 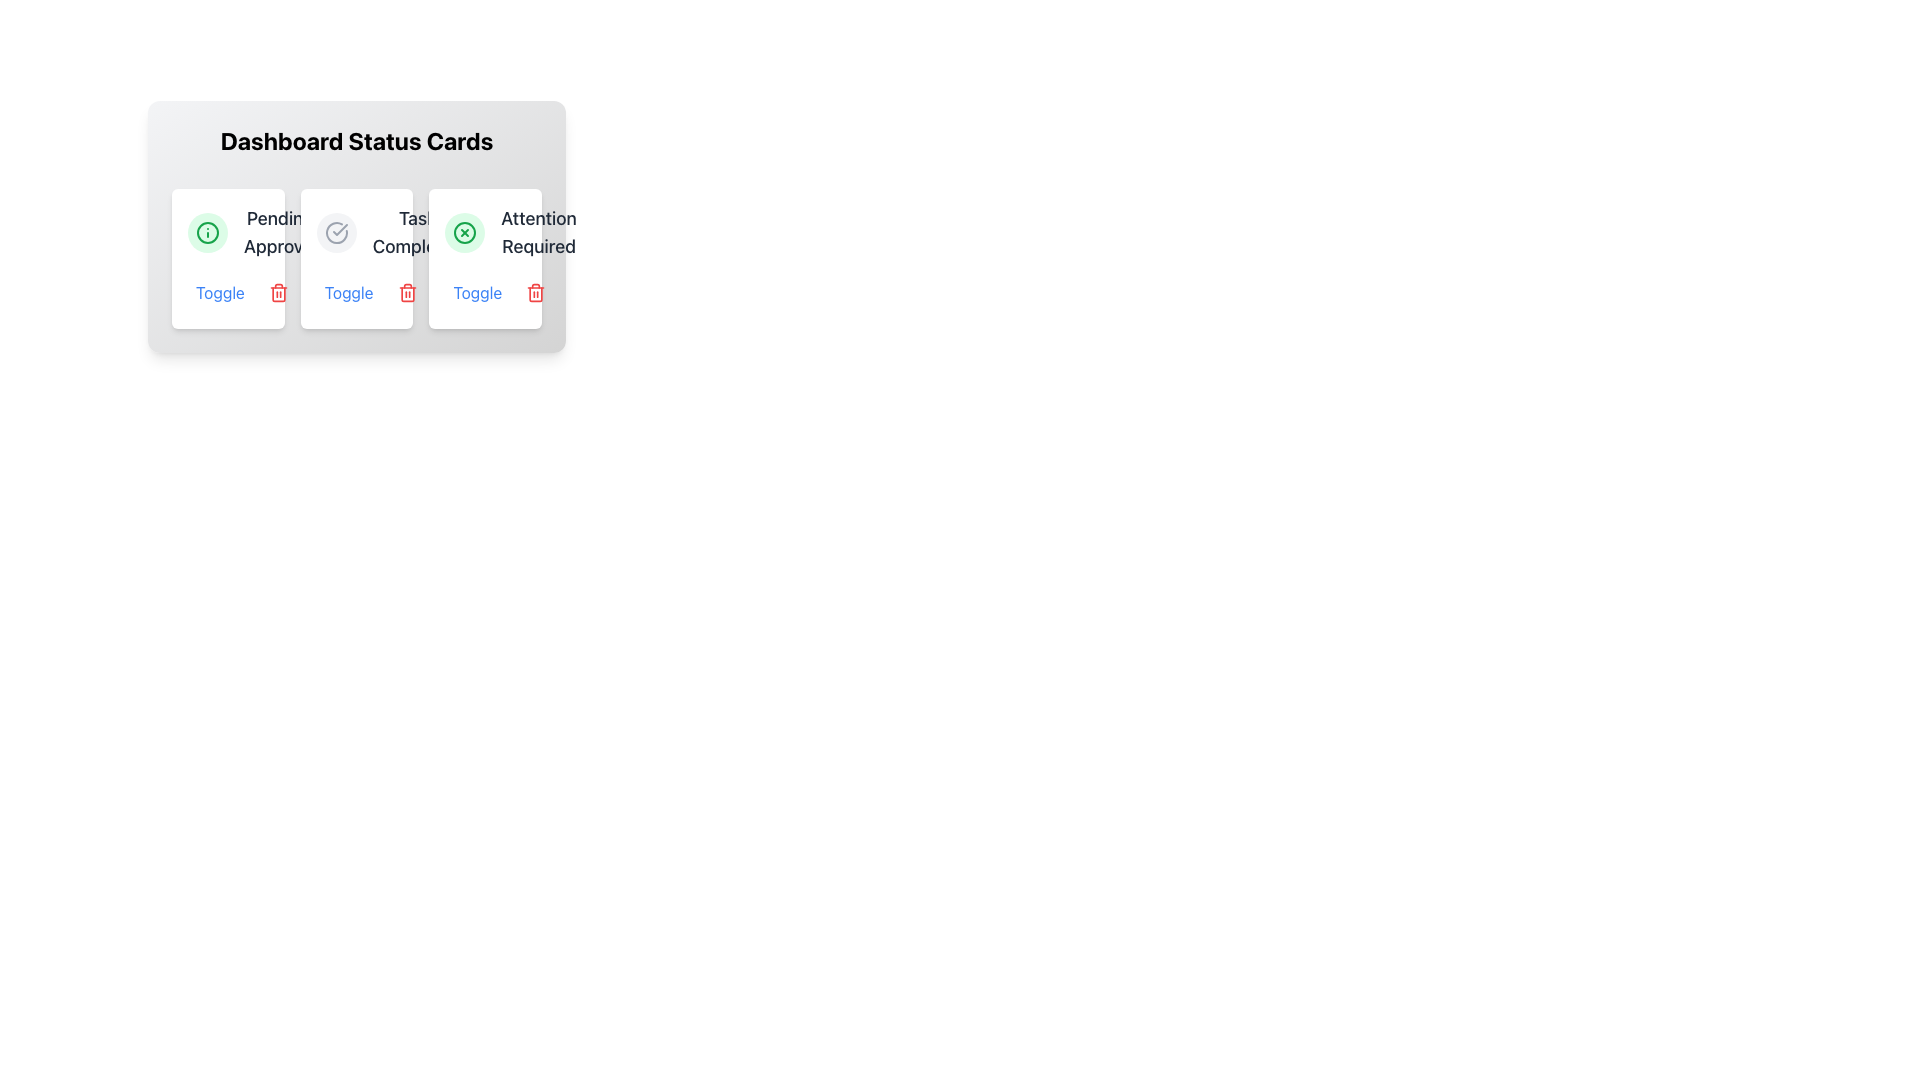 I want to click on the 'Toggle' button, which is the first button under the 'Tasks Completed' card in the 'Dashboard Status Cards' section, so click(x=349, y=293).